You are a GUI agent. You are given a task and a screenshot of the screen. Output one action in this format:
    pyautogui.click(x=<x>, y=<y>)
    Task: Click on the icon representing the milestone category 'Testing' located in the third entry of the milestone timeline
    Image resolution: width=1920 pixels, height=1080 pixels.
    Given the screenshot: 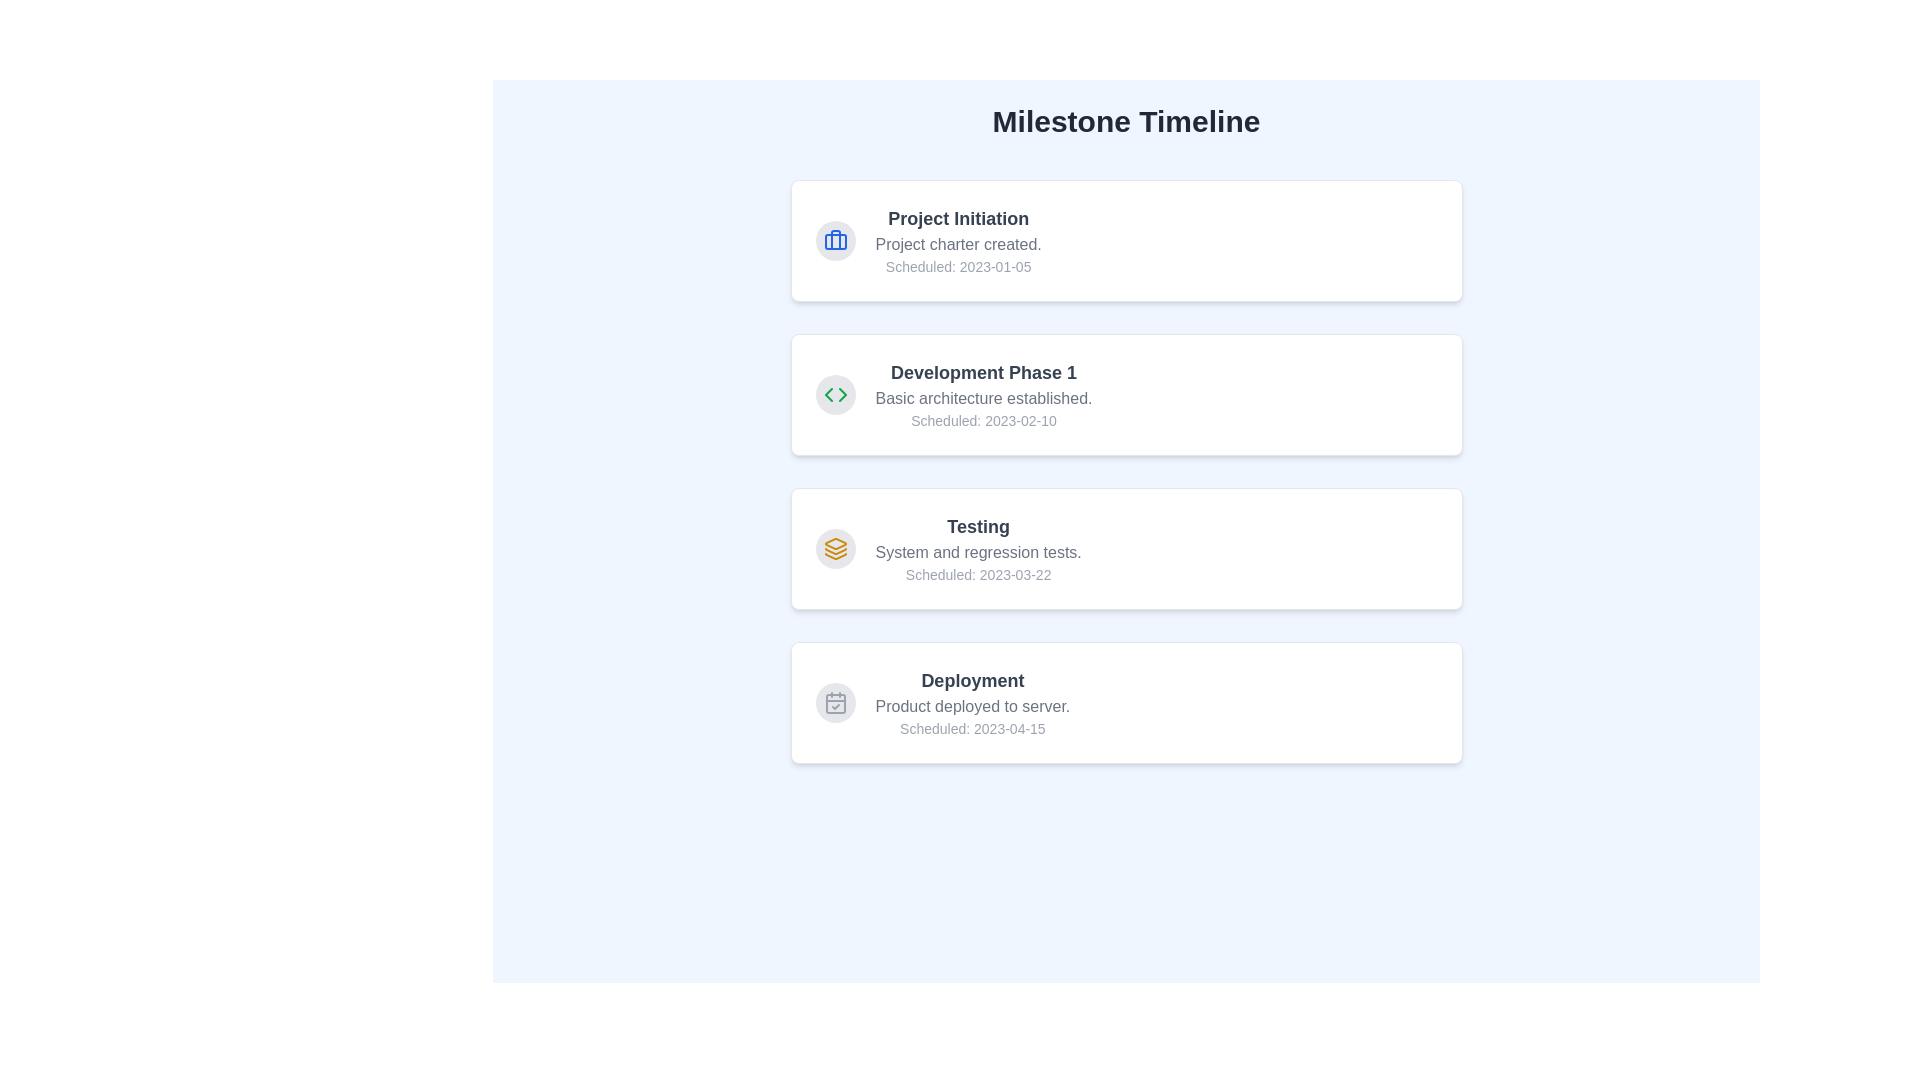 What is the action you would take?
    pyautogui.click(x=835, y=548)
    